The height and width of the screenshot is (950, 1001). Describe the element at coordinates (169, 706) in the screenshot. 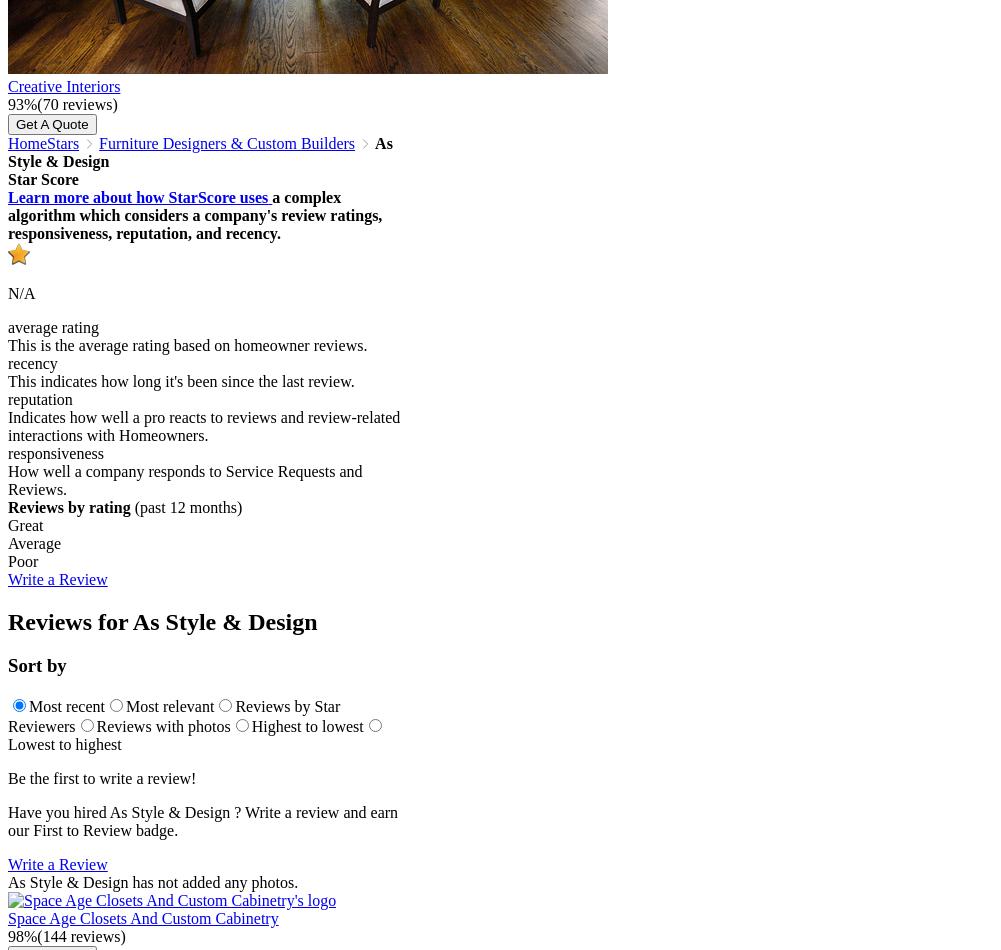

I see `'Most relevant'` at that location.